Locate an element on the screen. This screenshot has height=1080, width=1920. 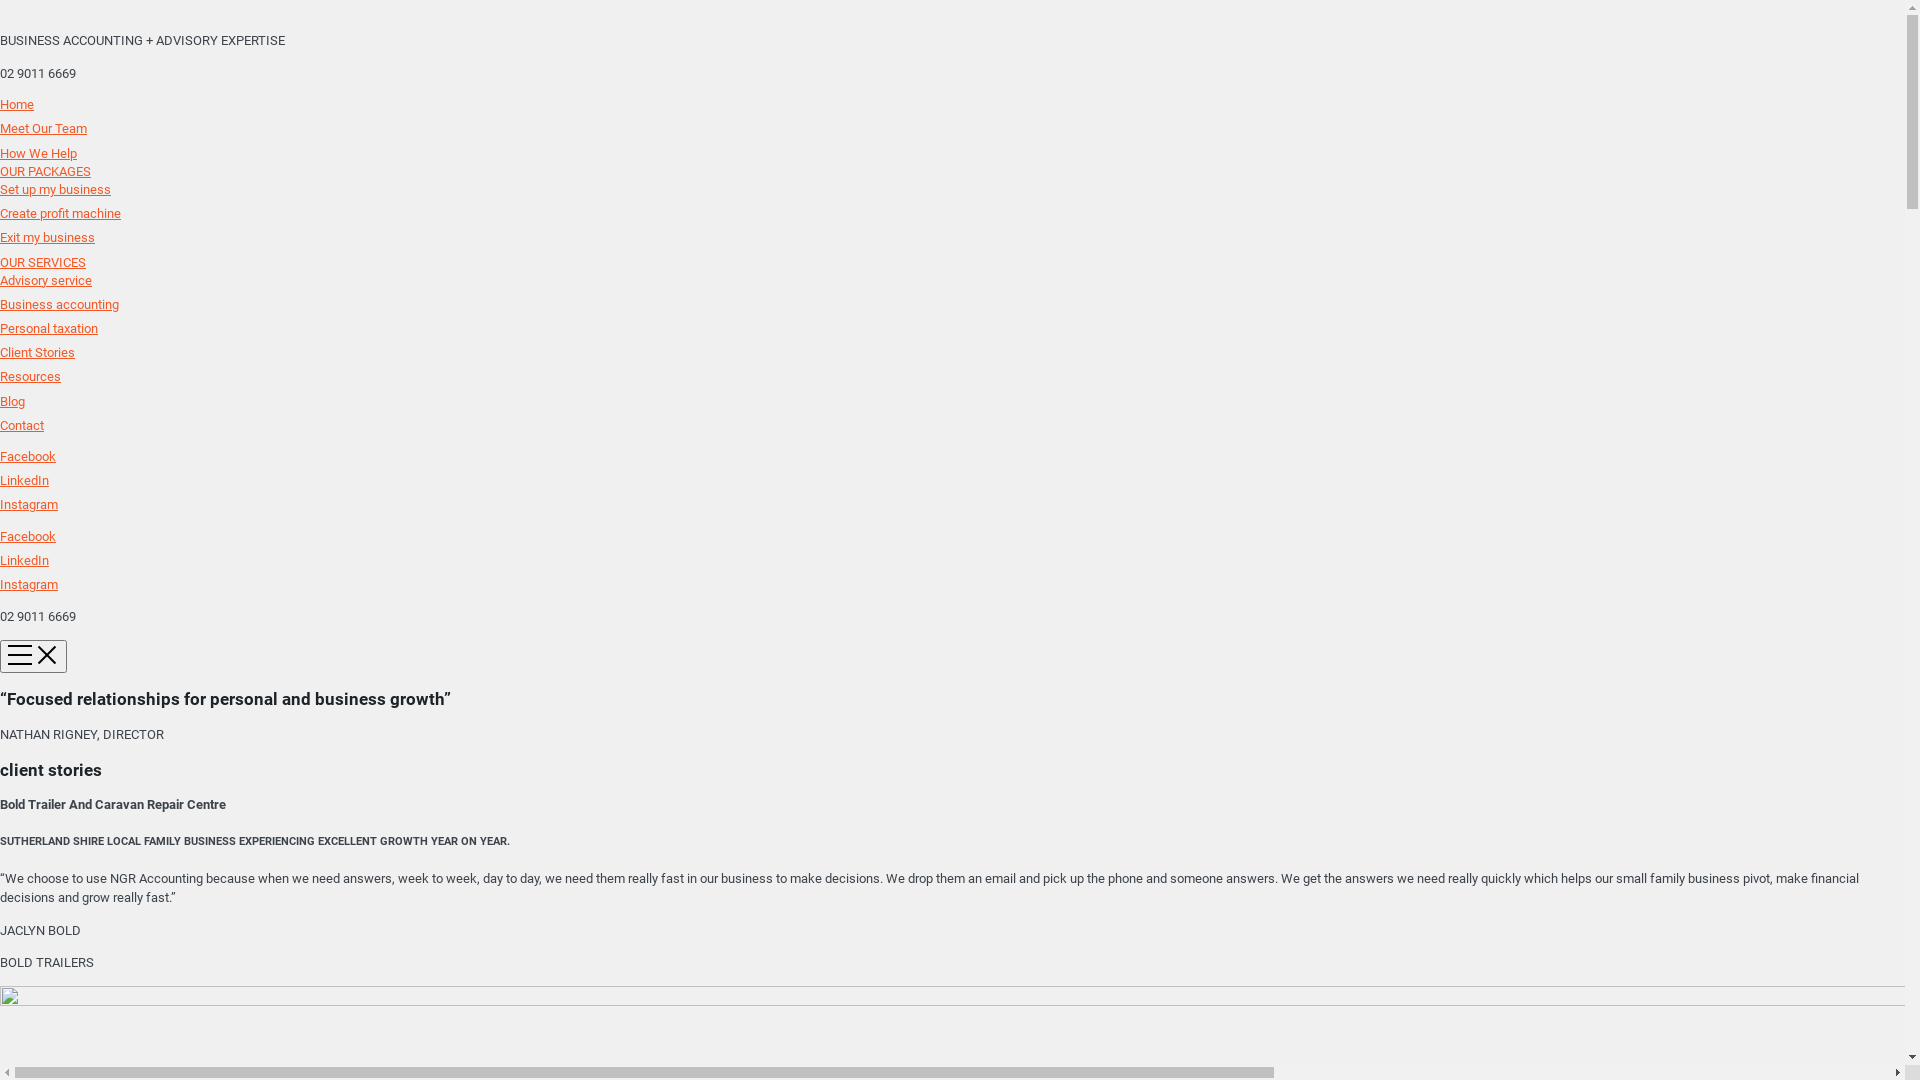
'OUR SERVICES' is located at coordinates (43, 260).